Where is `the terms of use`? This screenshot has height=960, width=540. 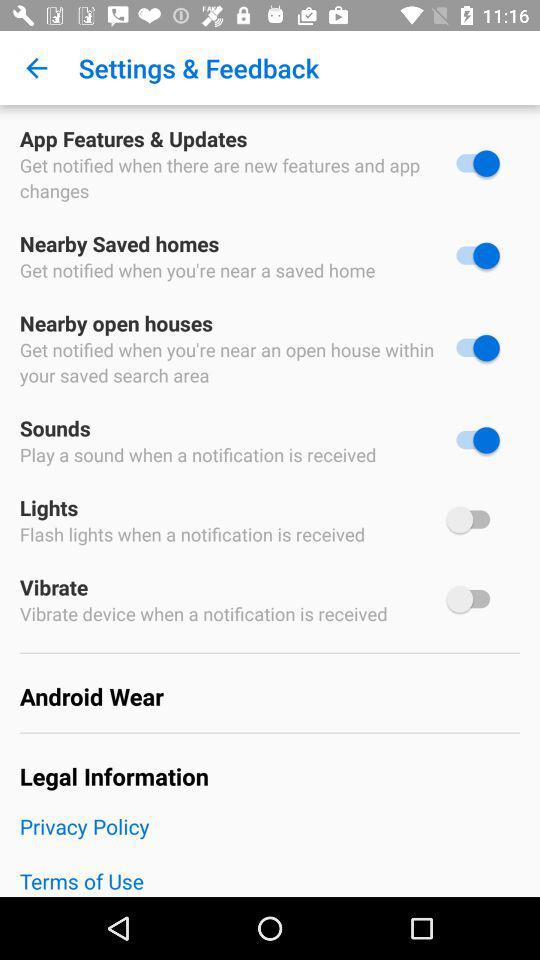
the terms of use is located at coordinates (270, 880).